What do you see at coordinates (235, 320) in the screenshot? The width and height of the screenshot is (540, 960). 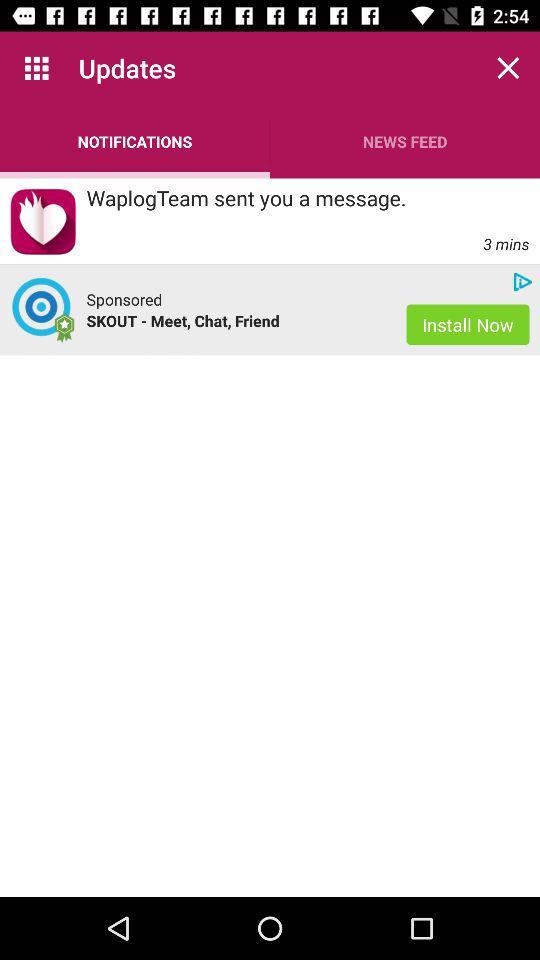 I see `the skout meet chat app` at bounding box center [235, 320].